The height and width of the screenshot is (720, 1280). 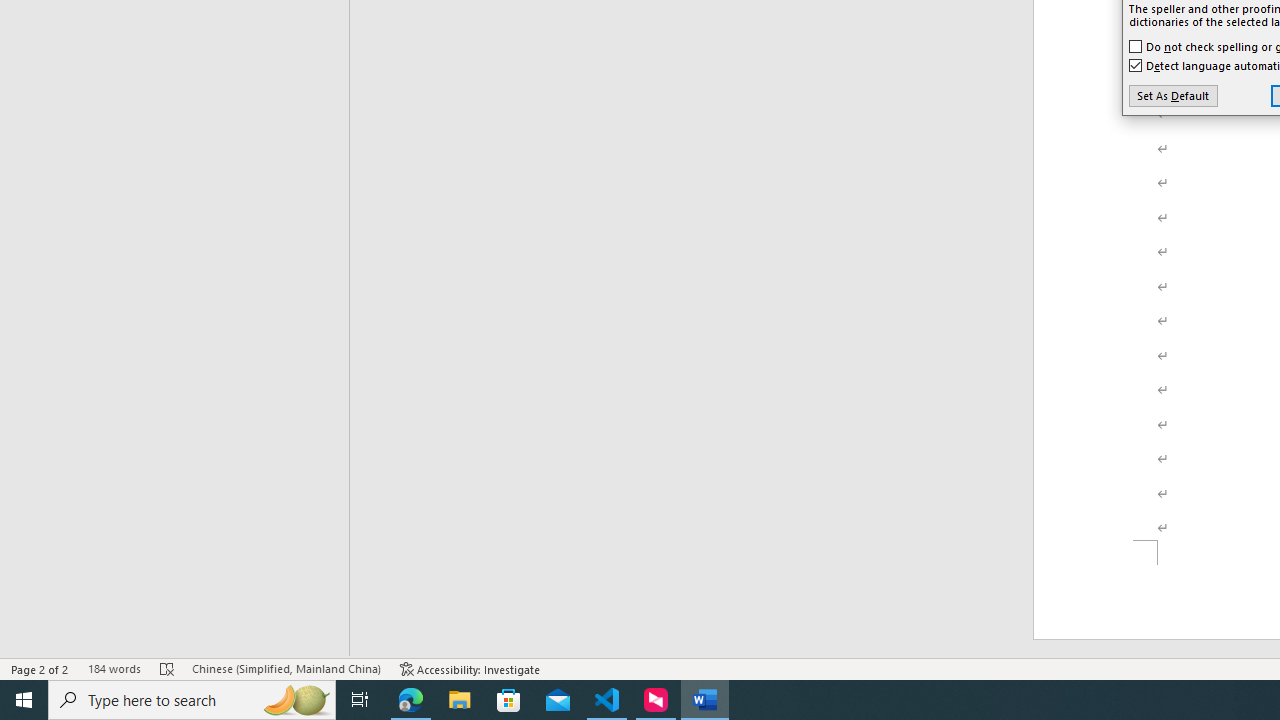 What do you see at coordinates (410, 698) in the screenshot?
I see `'Microsoft Edge - 1 running window'` at bounding box center [410, 698].